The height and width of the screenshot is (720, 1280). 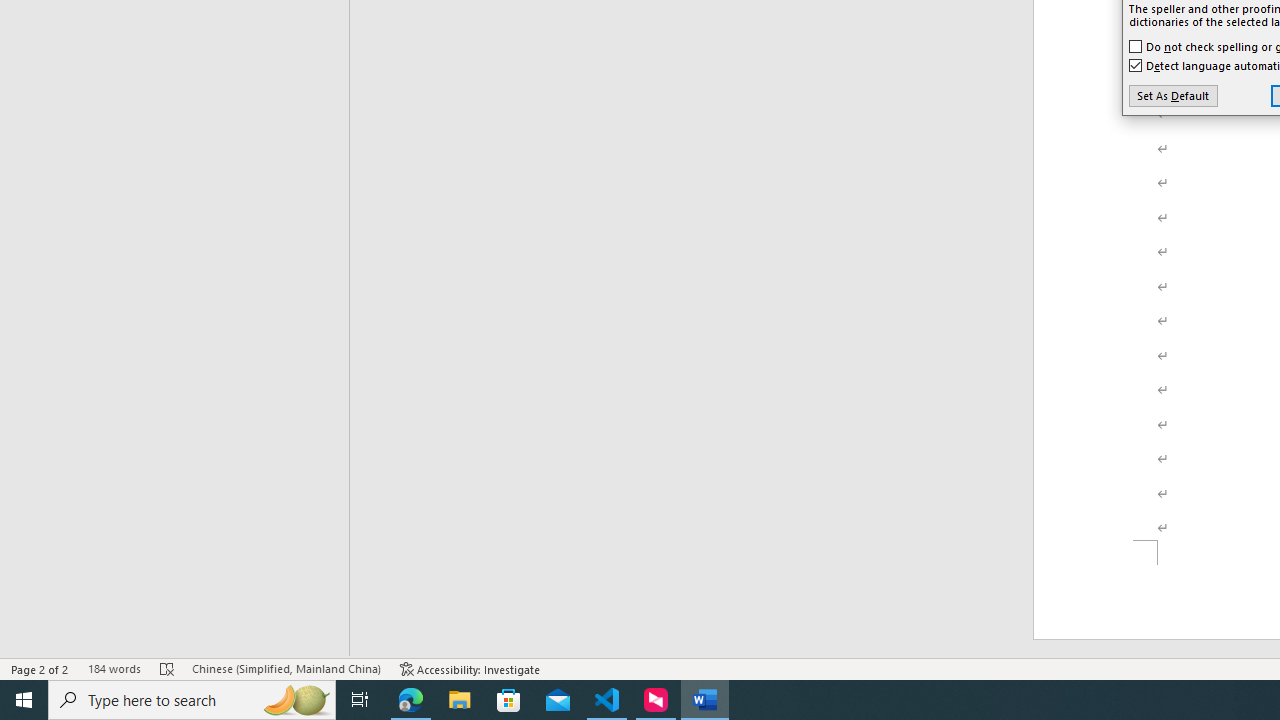 What do you see at coordinates (410, 698) in the screenshot?
I see `'Microsoft Edge - 1 running window'` at bounding box center [410, 698].